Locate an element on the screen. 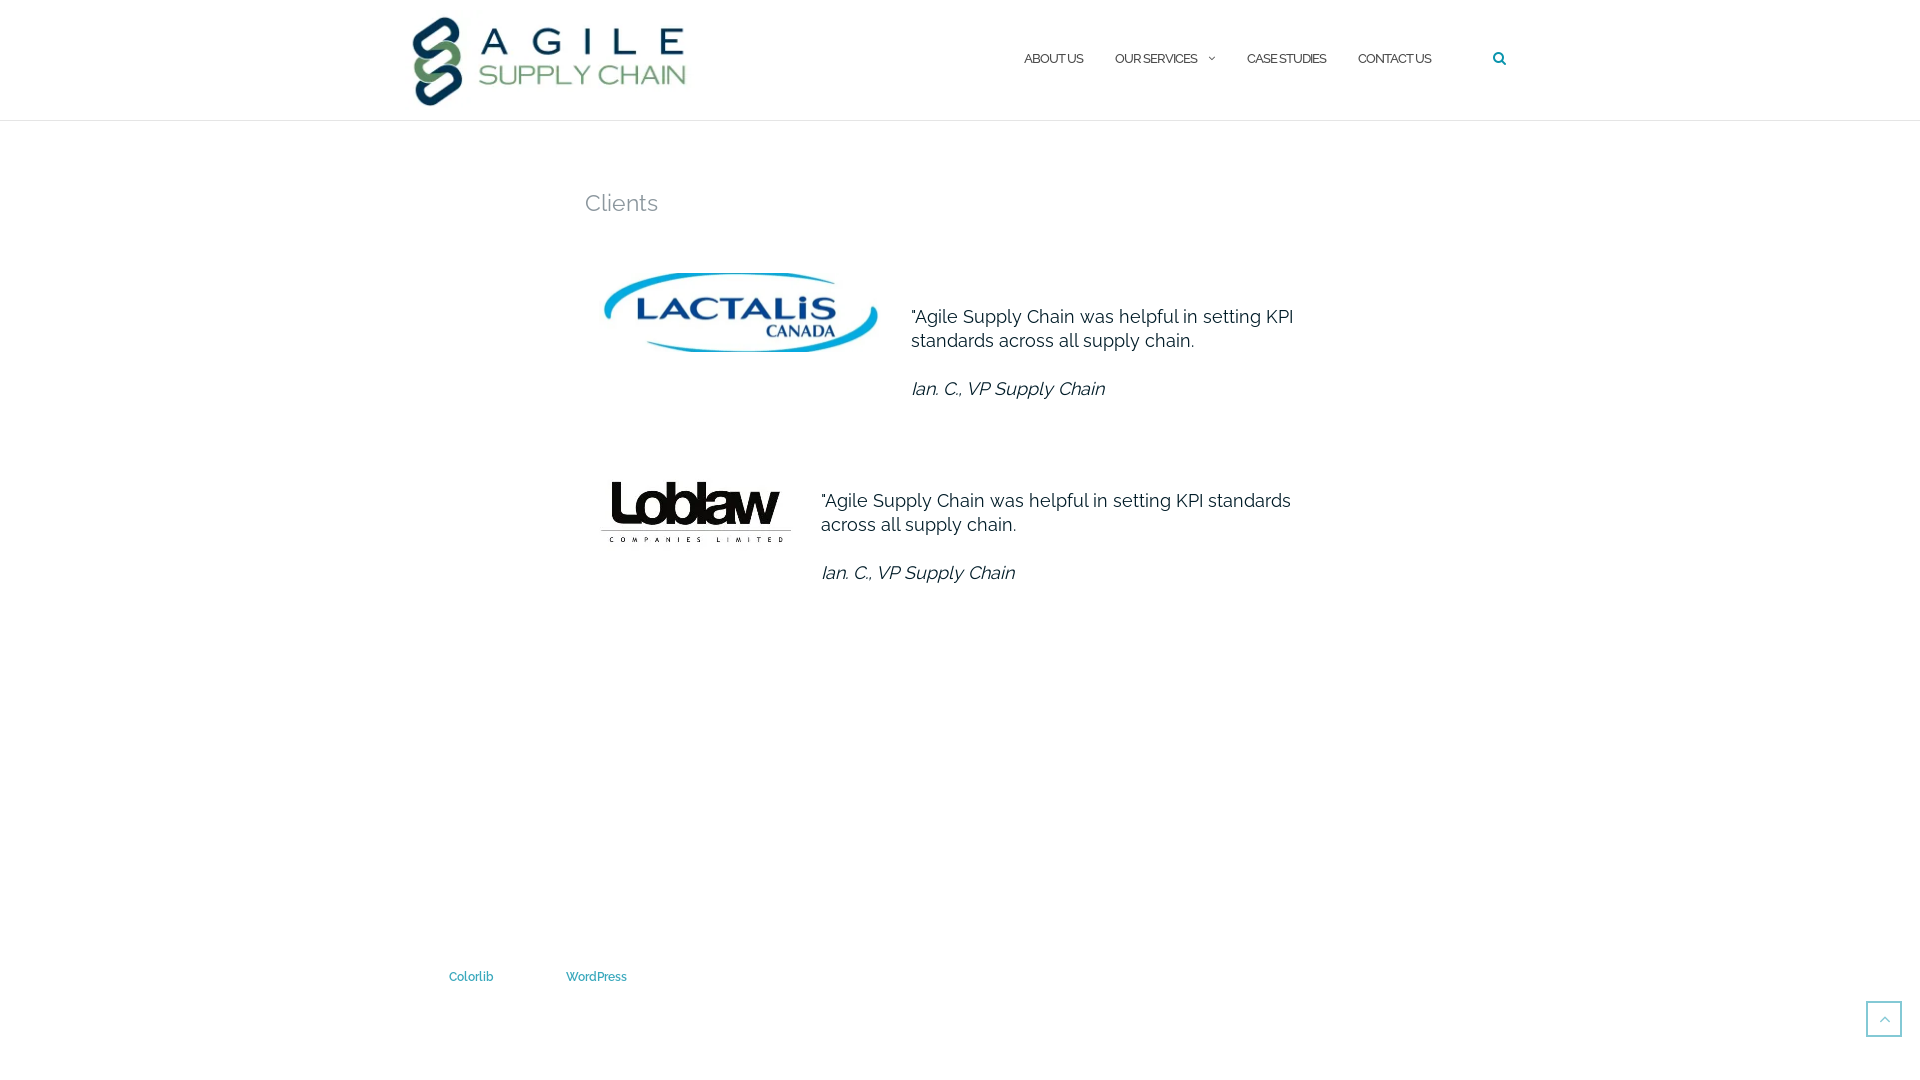 This screenshot has width=1920, height=1080. 'CASE STUDIES' is located at coordinates (1286, 58).